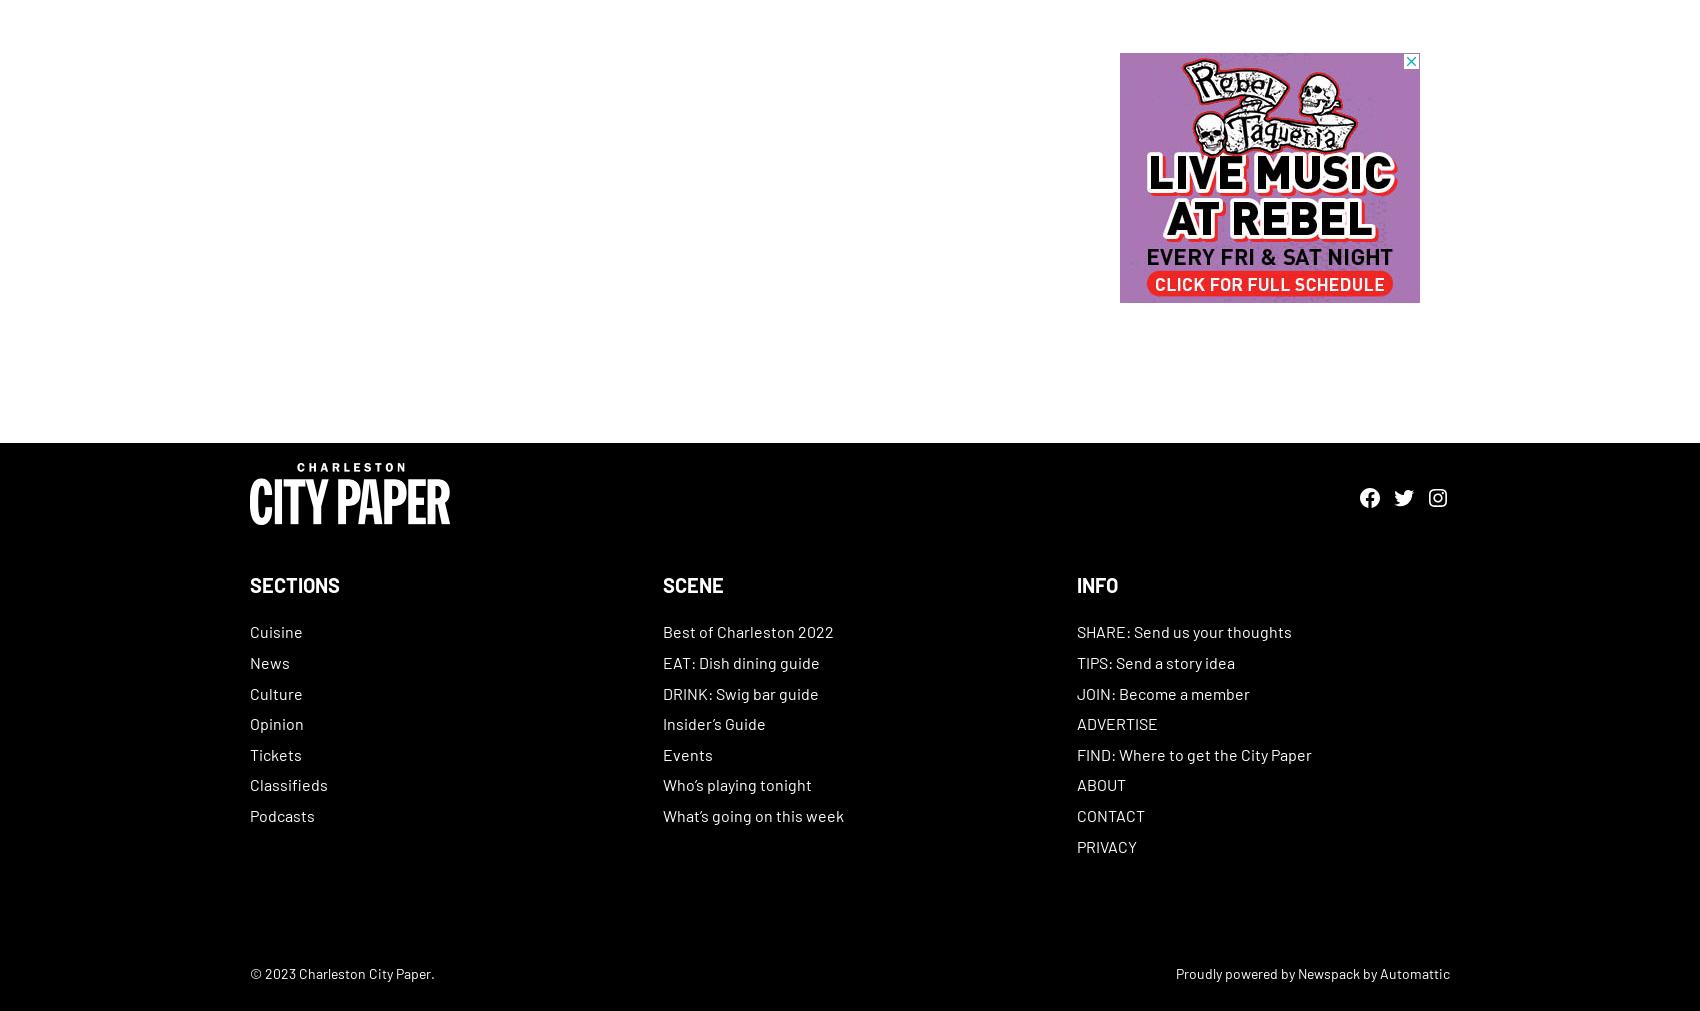 The image size is (1700, 1011). I want to click on 'Who’s playing tonight', so click(737, 783).